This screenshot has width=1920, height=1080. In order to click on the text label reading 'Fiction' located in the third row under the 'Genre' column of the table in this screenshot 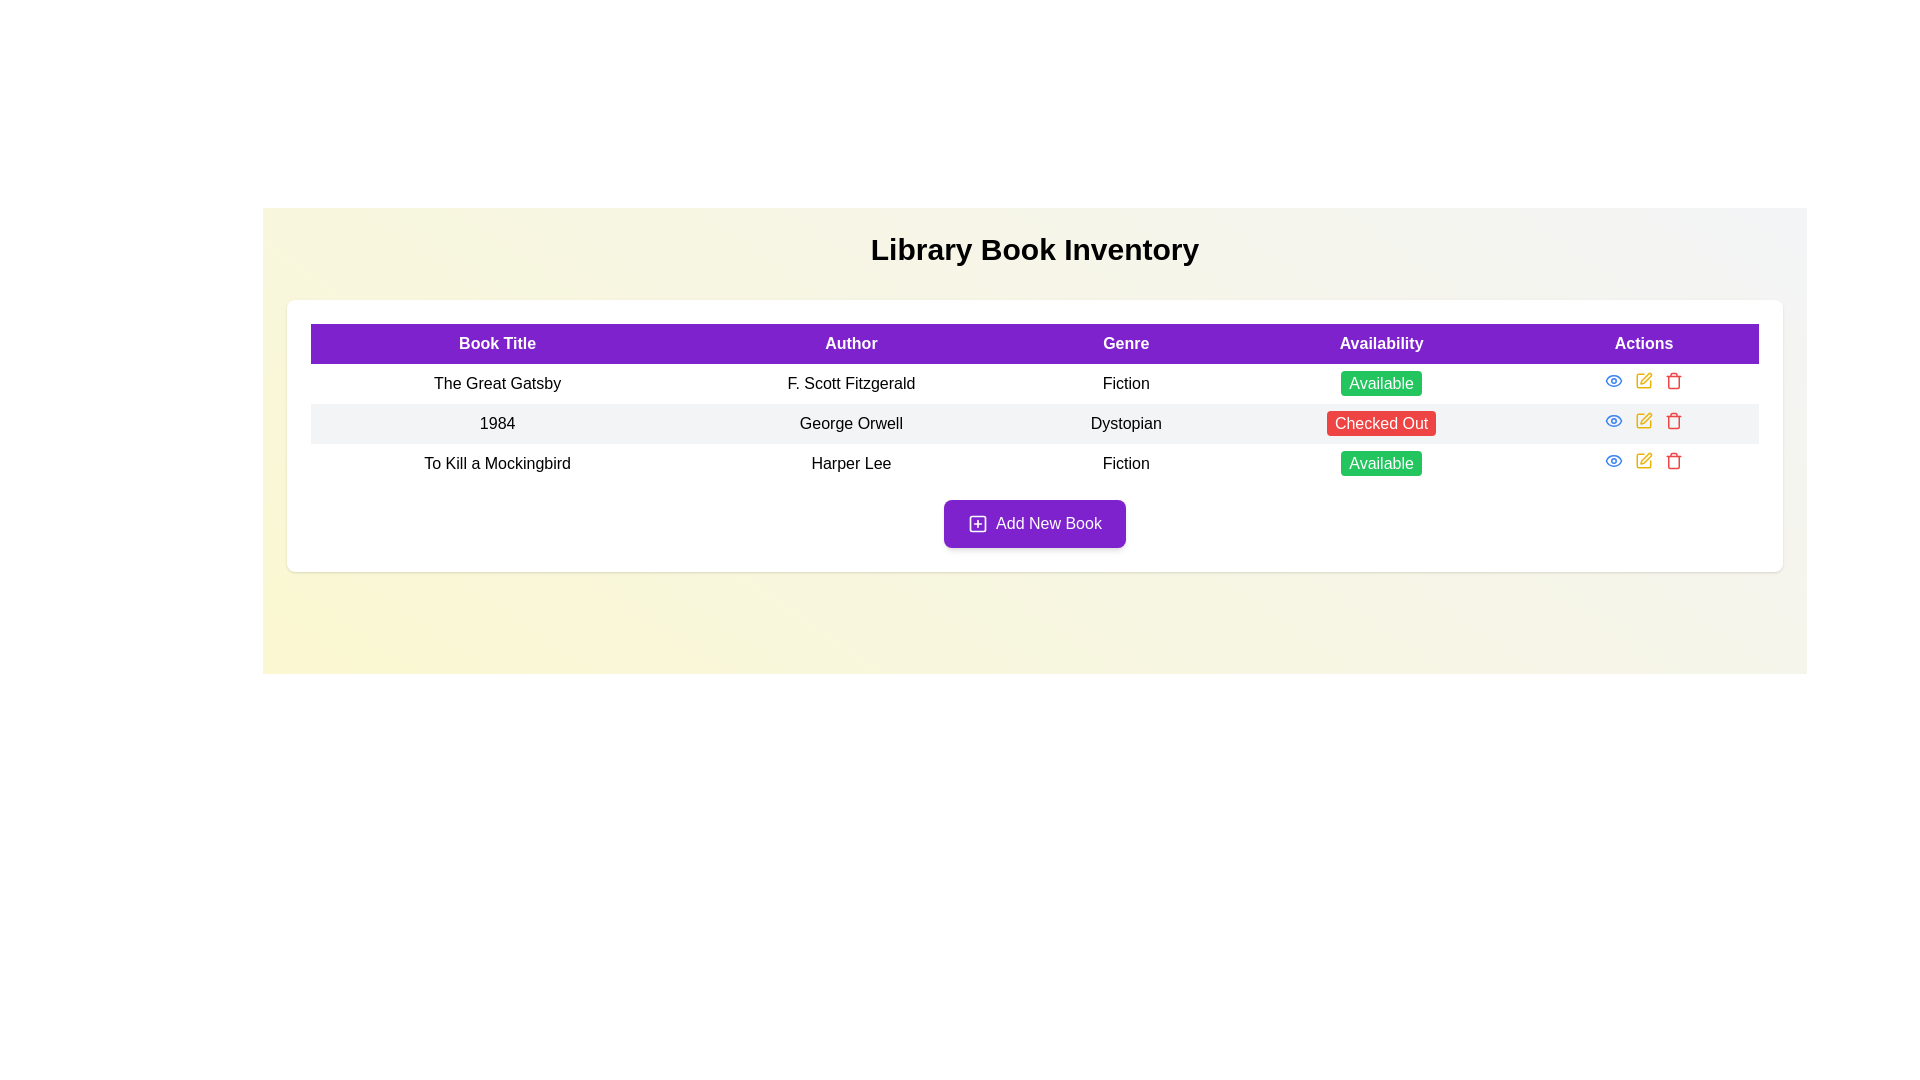, I will do `click(1126, 463)`.